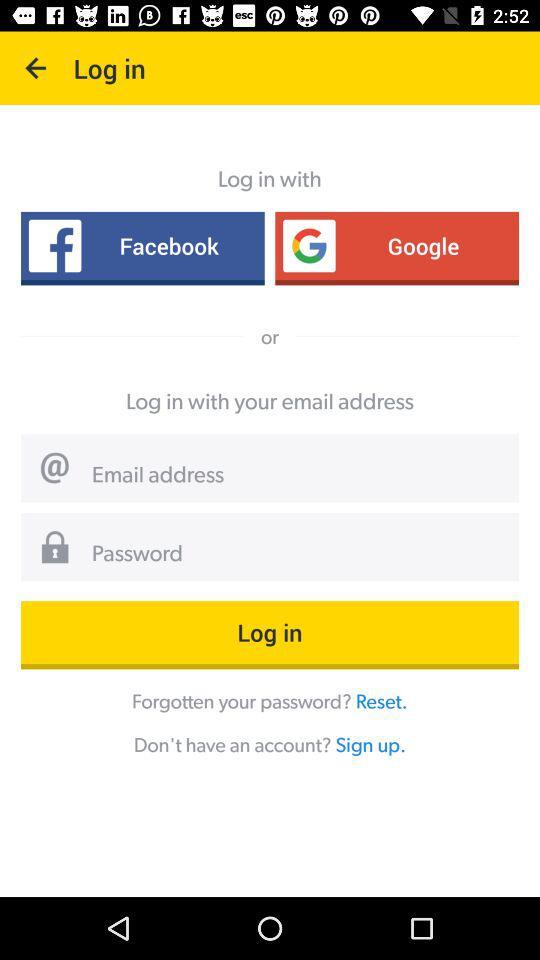 The height and width of the screenshot is (960, 540). I want to click on the icon below log in with item, so click(397, 244).